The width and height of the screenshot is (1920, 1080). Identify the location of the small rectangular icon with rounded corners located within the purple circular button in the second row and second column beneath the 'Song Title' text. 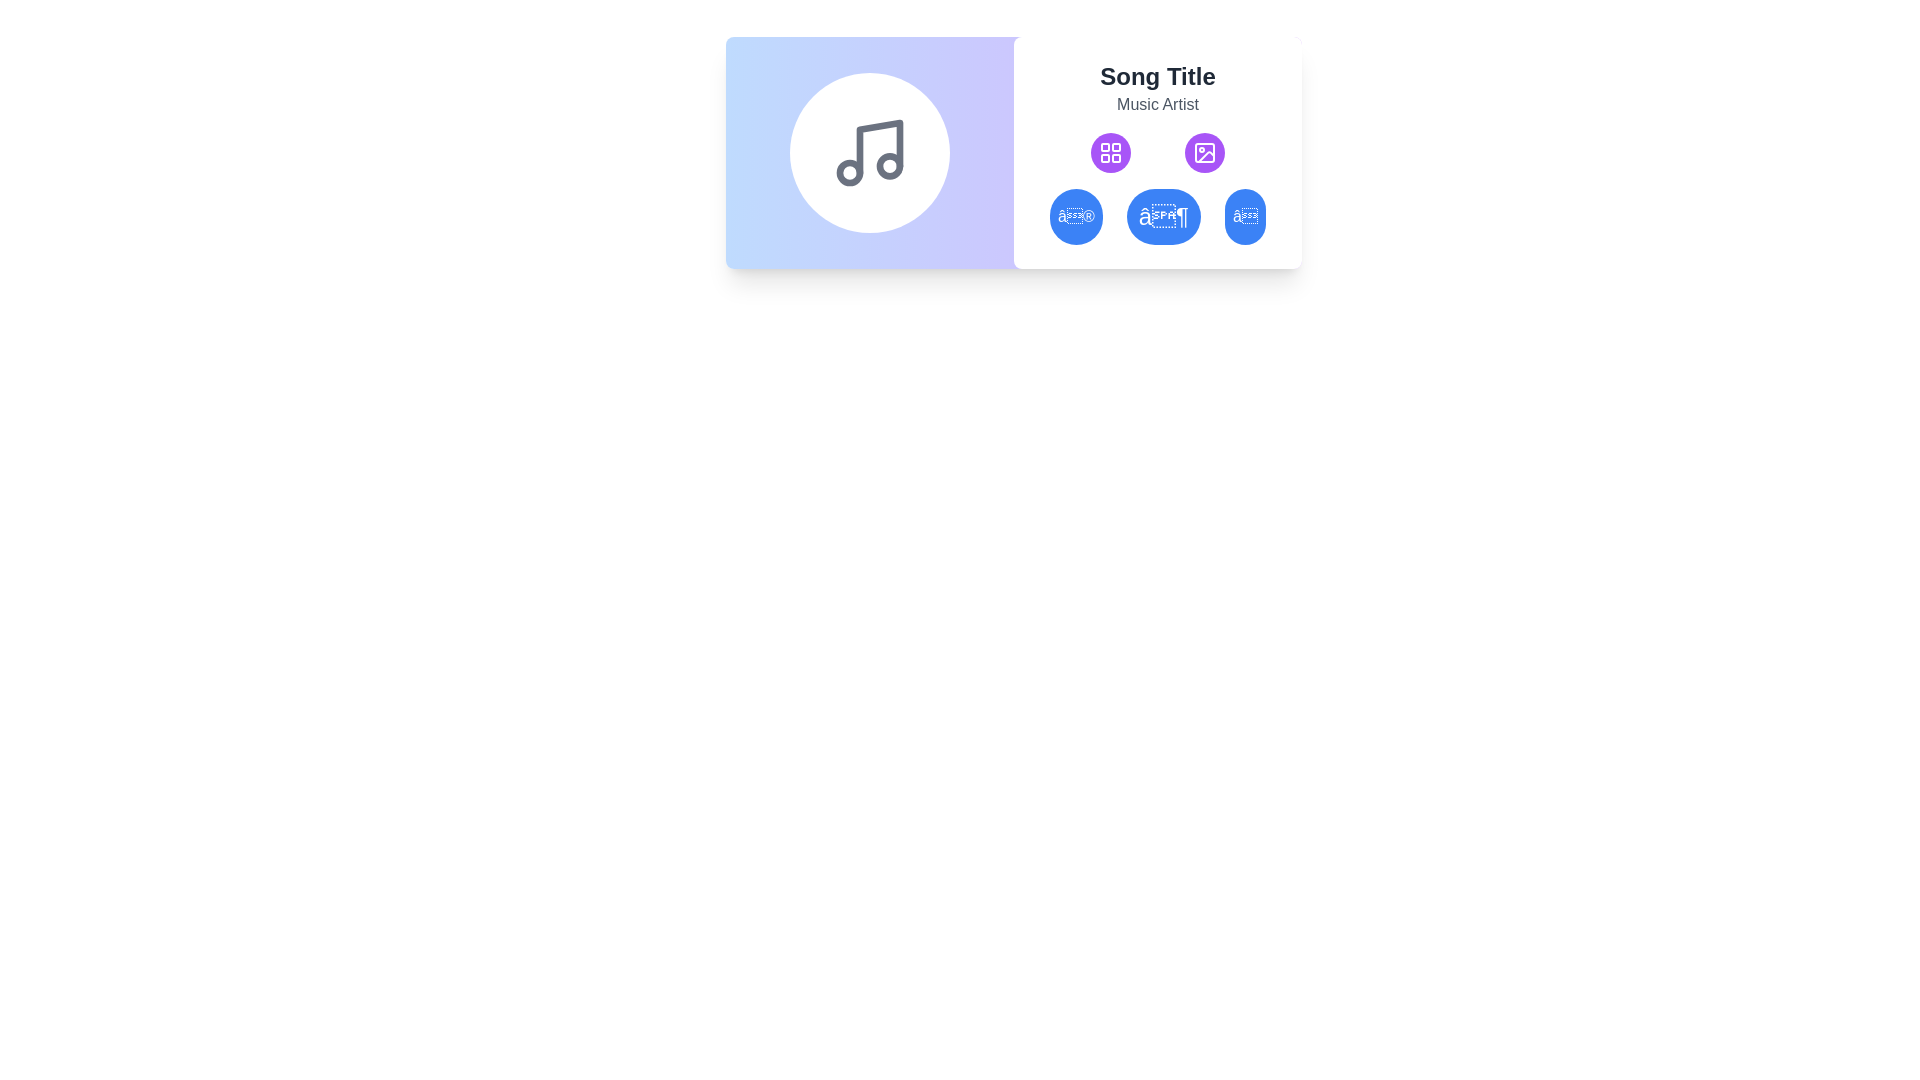
(1203, 152).